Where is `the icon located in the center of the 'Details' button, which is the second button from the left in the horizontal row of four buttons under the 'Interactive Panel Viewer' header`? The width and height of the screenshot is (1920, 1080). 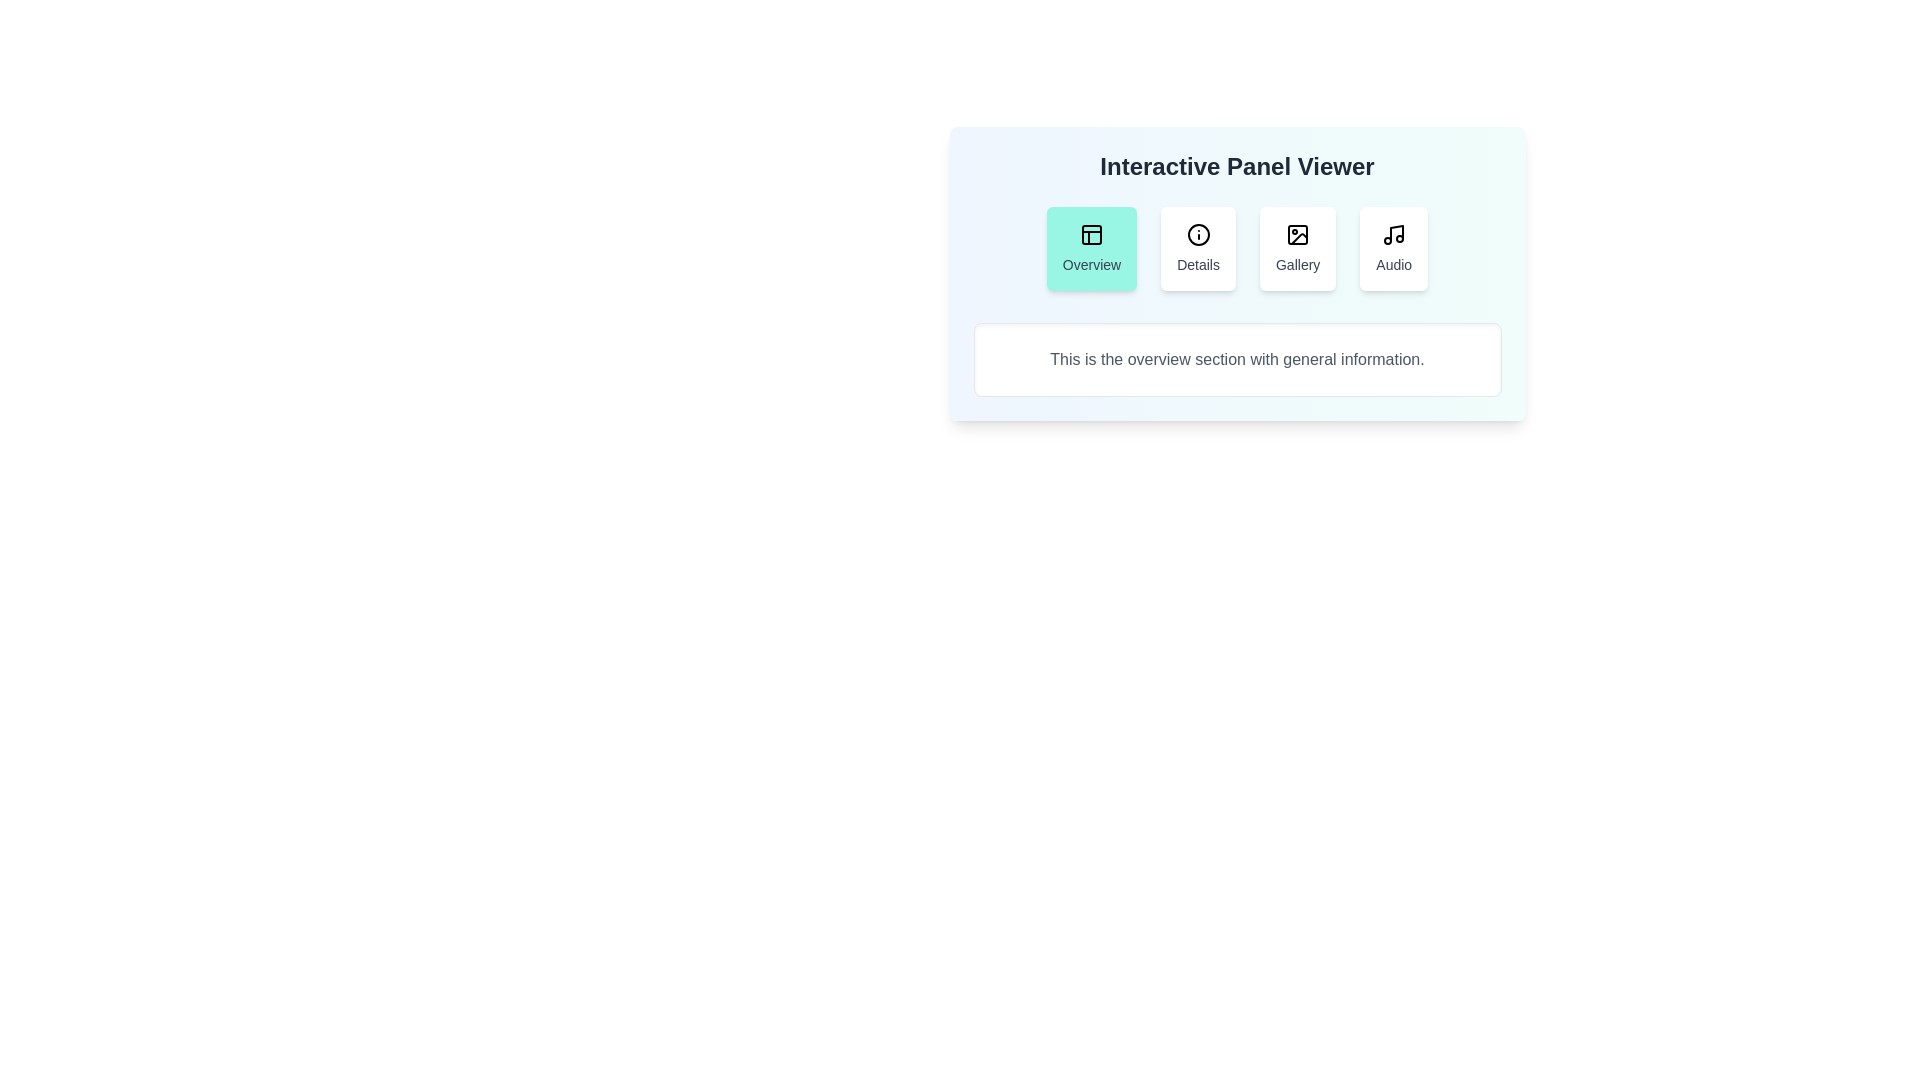 the icon located in the center of the 'Details' button, which is the second button from the left in the horizontal row of four buttons under the 'Interactive Panel Viewer' header is located at coordinates (1198, 234).